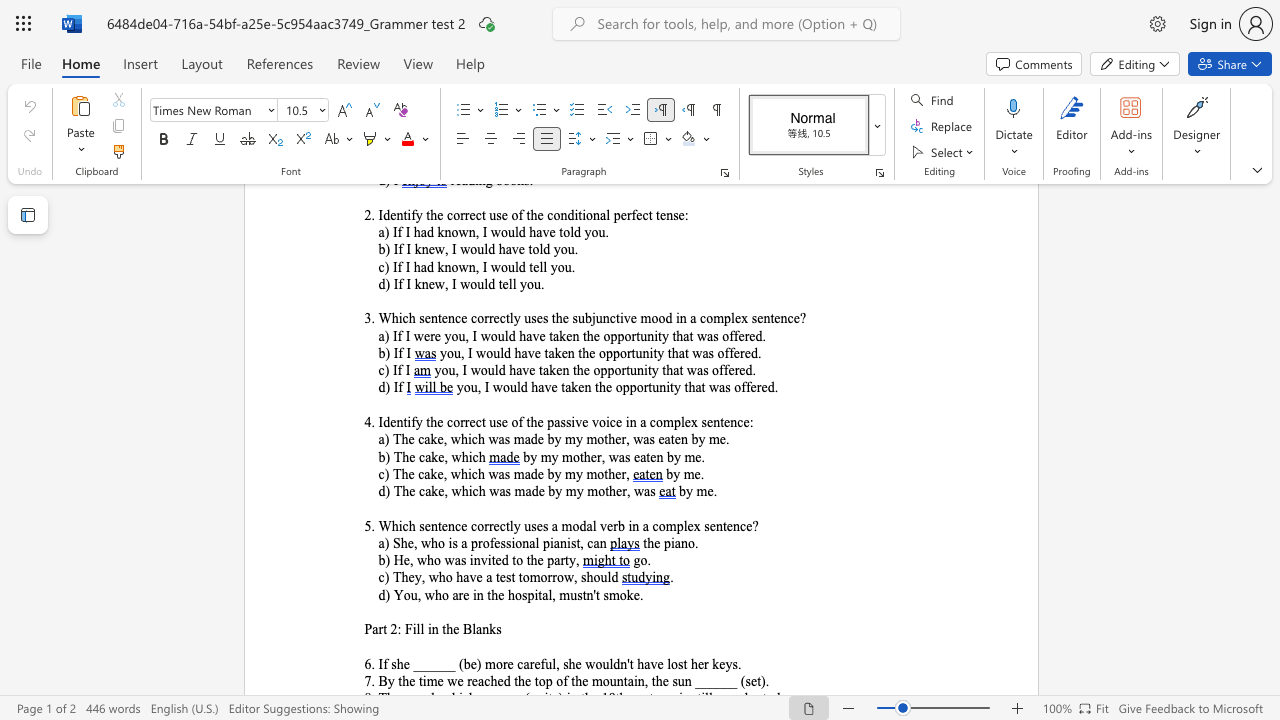 Image resolution: width=1280 pixels, height=720 pixels. What do you see at coordinates (697, 664) in the screenshot?
I see `the space between the continuous character "h" and "e" in the text` at bounding box center [697, 664].